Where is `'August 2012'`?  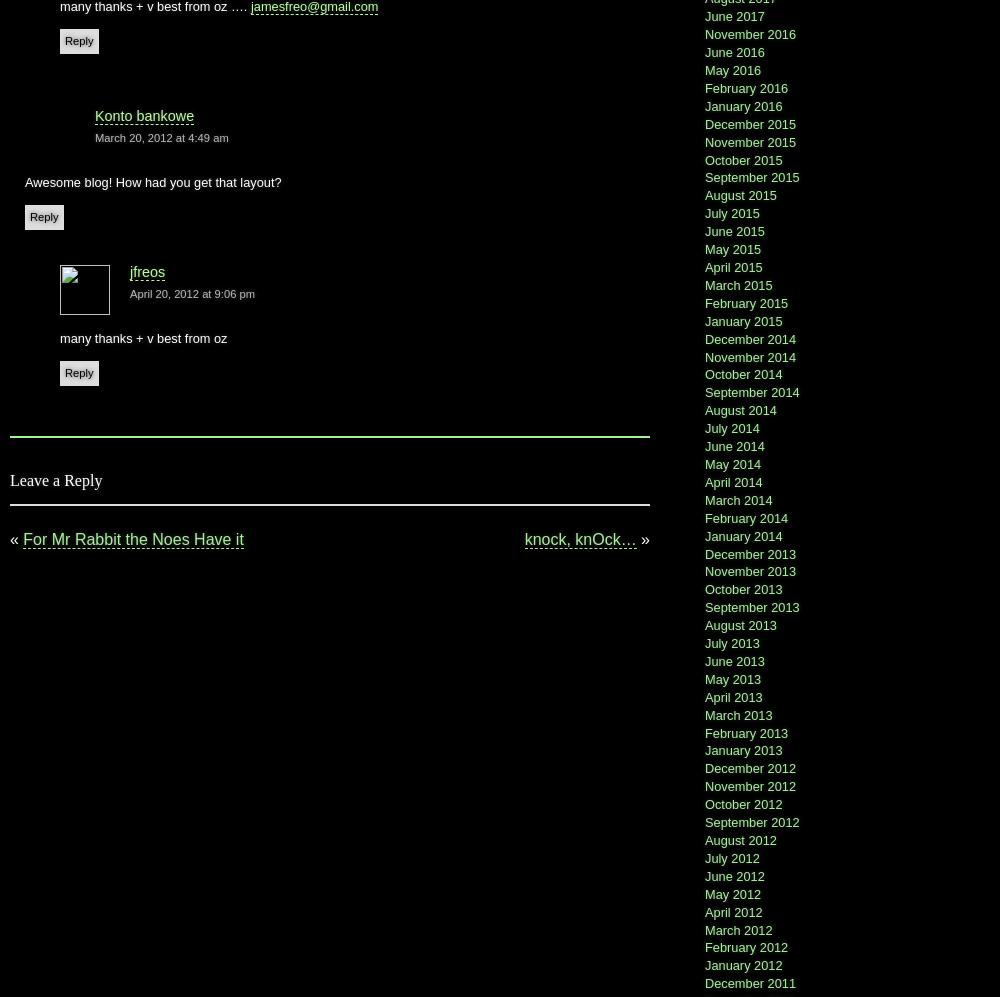 'August 2012' is located at coordinates (739, 840).